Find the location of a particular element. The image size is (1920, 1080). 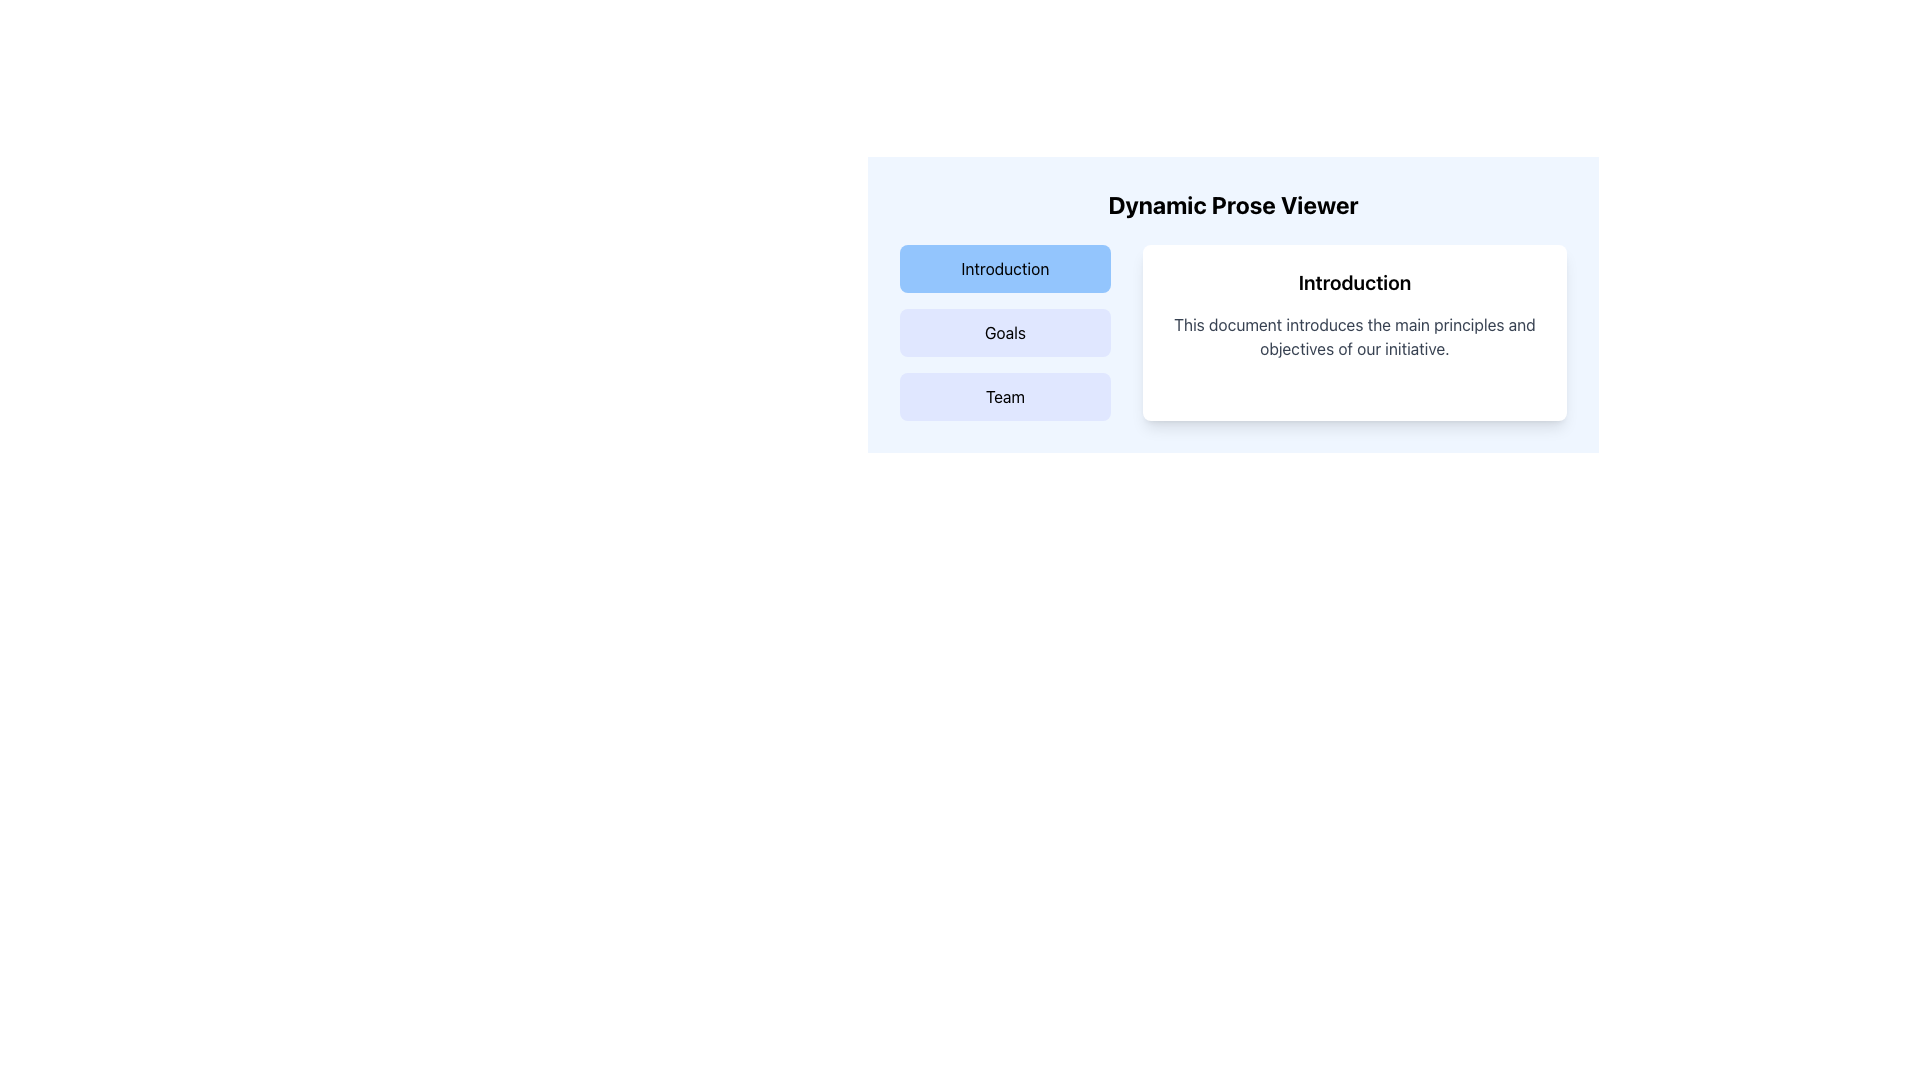

the 'Team' button with a light indigo background and the text 'Team' in black is located at coordinates (1005, 397).